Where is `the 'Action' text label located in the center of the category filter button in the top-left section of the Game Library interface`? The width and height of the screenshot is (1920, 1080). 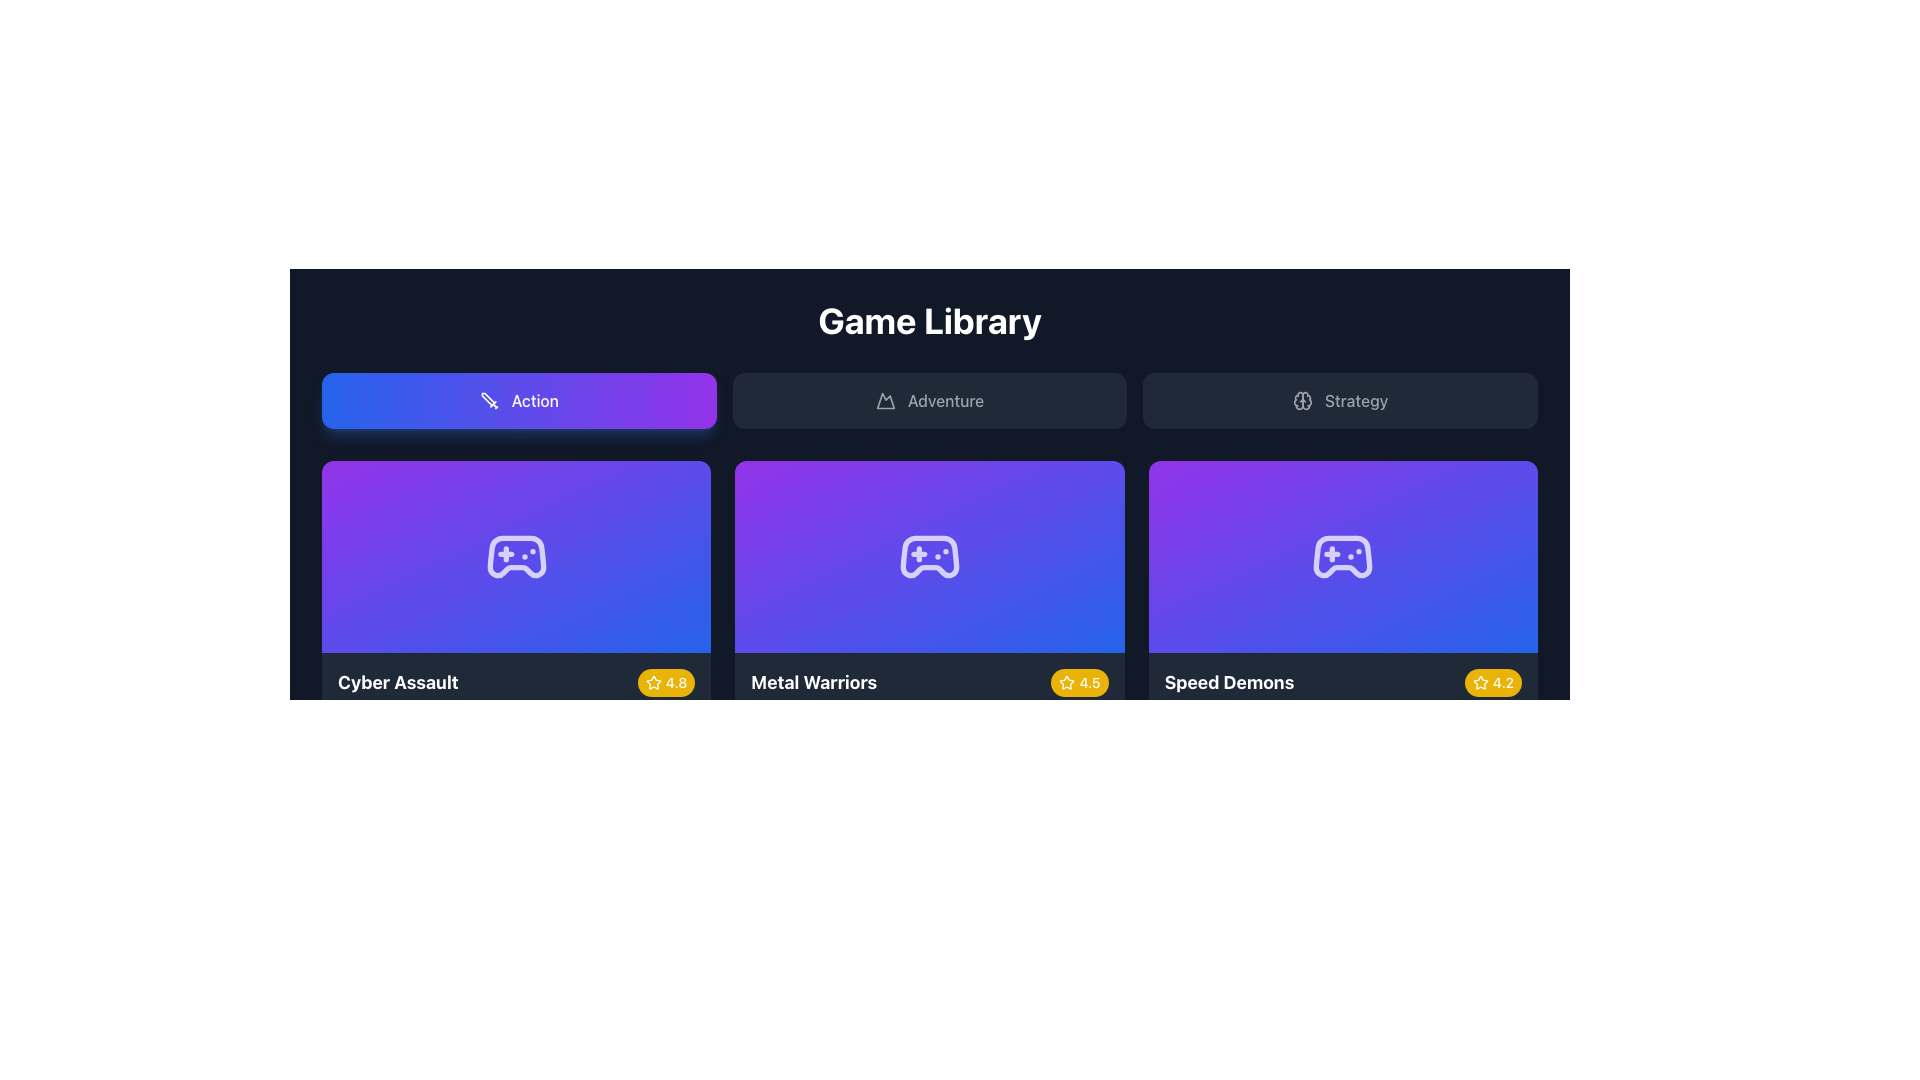 the 'Action' text label located in the center of the category filter button in the top-left section of the Game Library interface is located at coordinates (535, 401).